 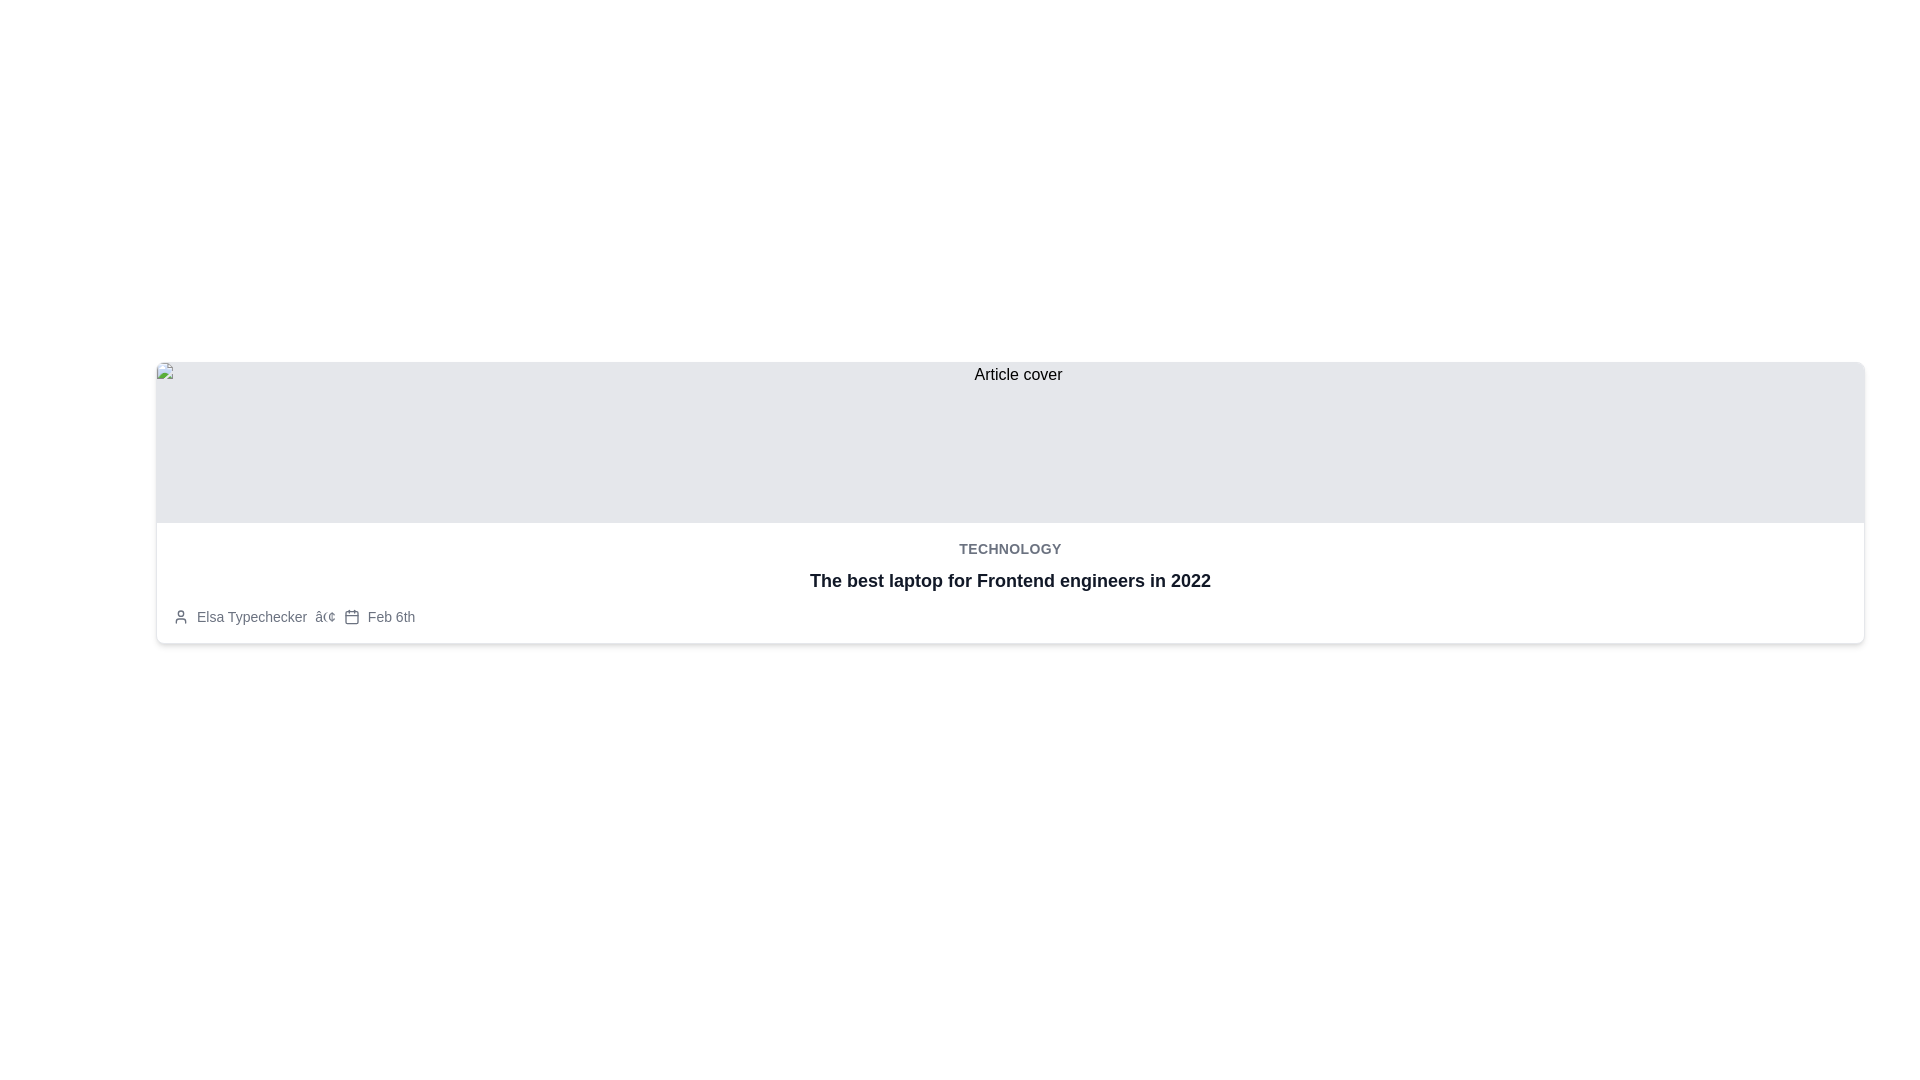 What do you see at coordinates (325, 616) in the screenshot?
I see `the Typography symbol or text-based separator located between 'Elsa Typechecker' and the icon next to 'Feb 6th'` at bounding box center [325, 616].